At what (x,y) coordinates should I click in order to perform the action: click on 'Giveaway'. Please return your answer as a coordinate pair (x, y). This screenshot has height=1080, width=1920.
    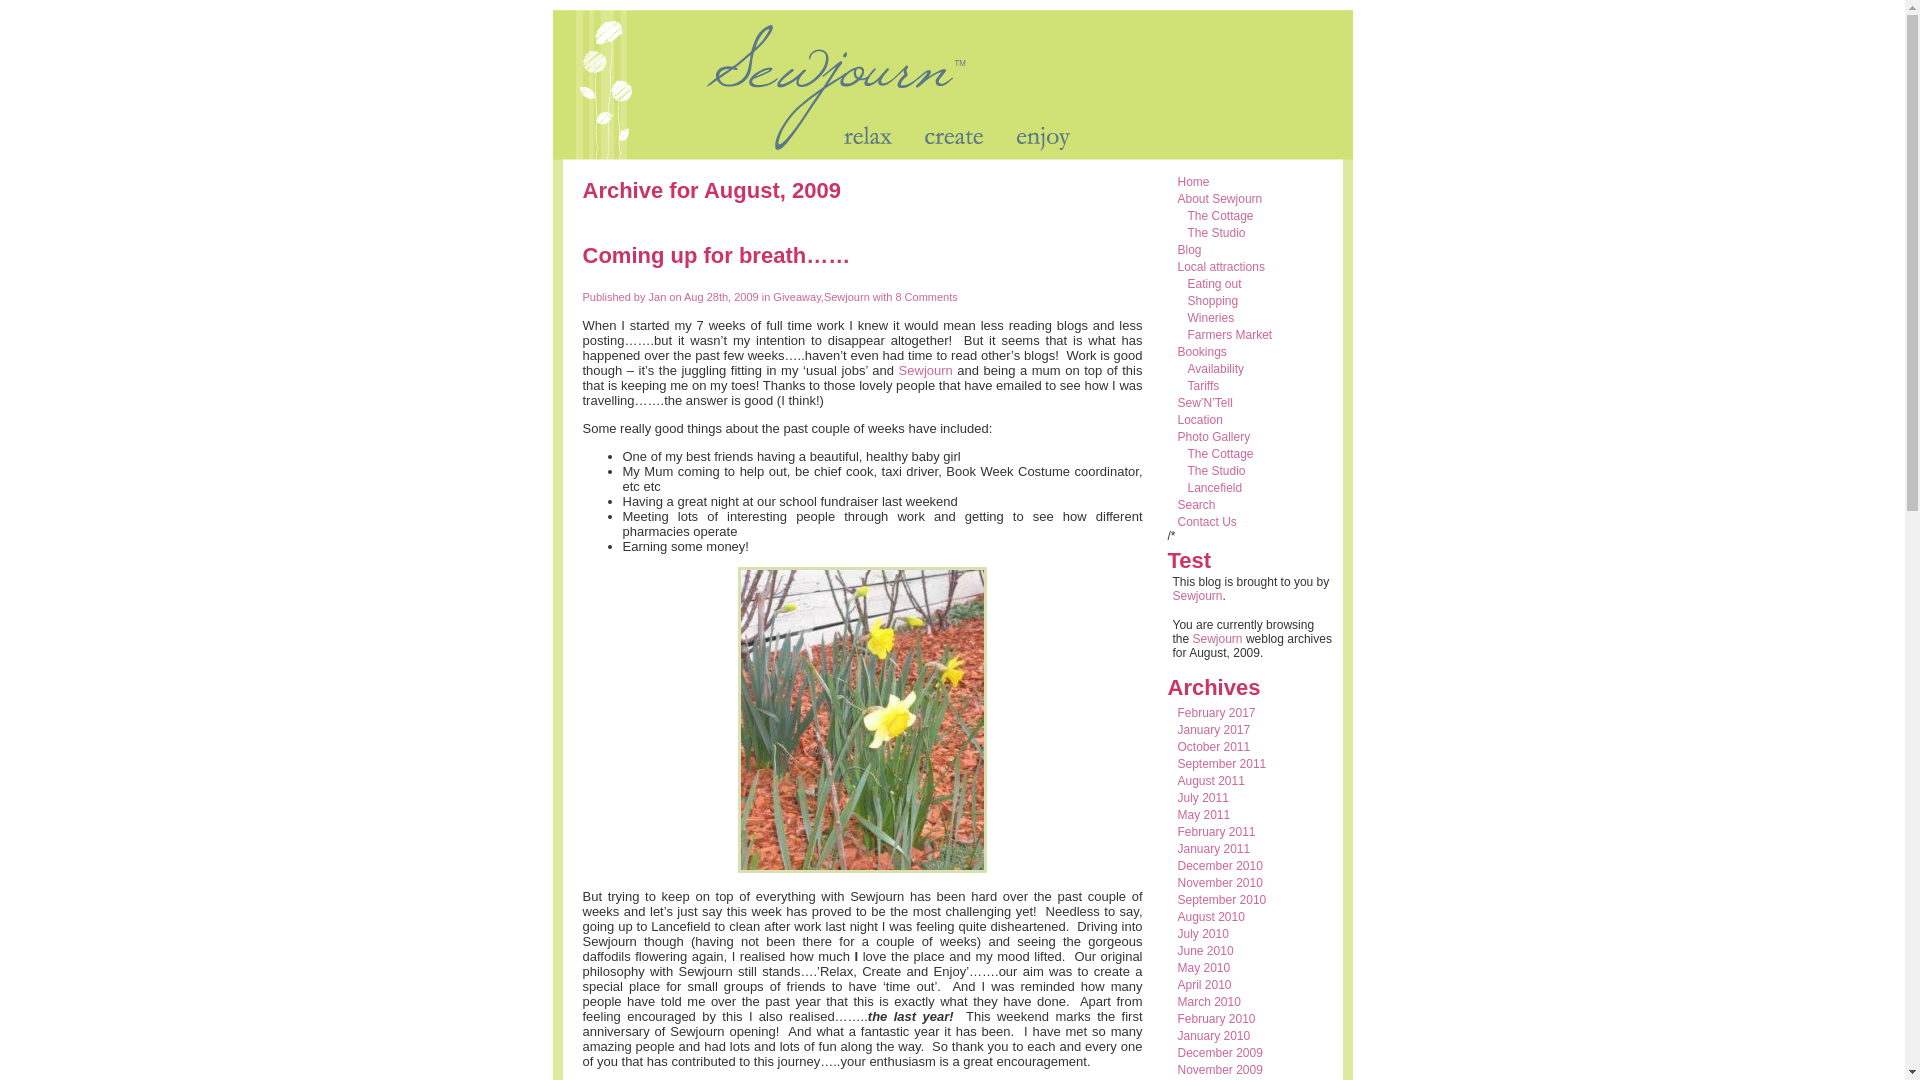
    Looking at the image, I should click on (795, 297).